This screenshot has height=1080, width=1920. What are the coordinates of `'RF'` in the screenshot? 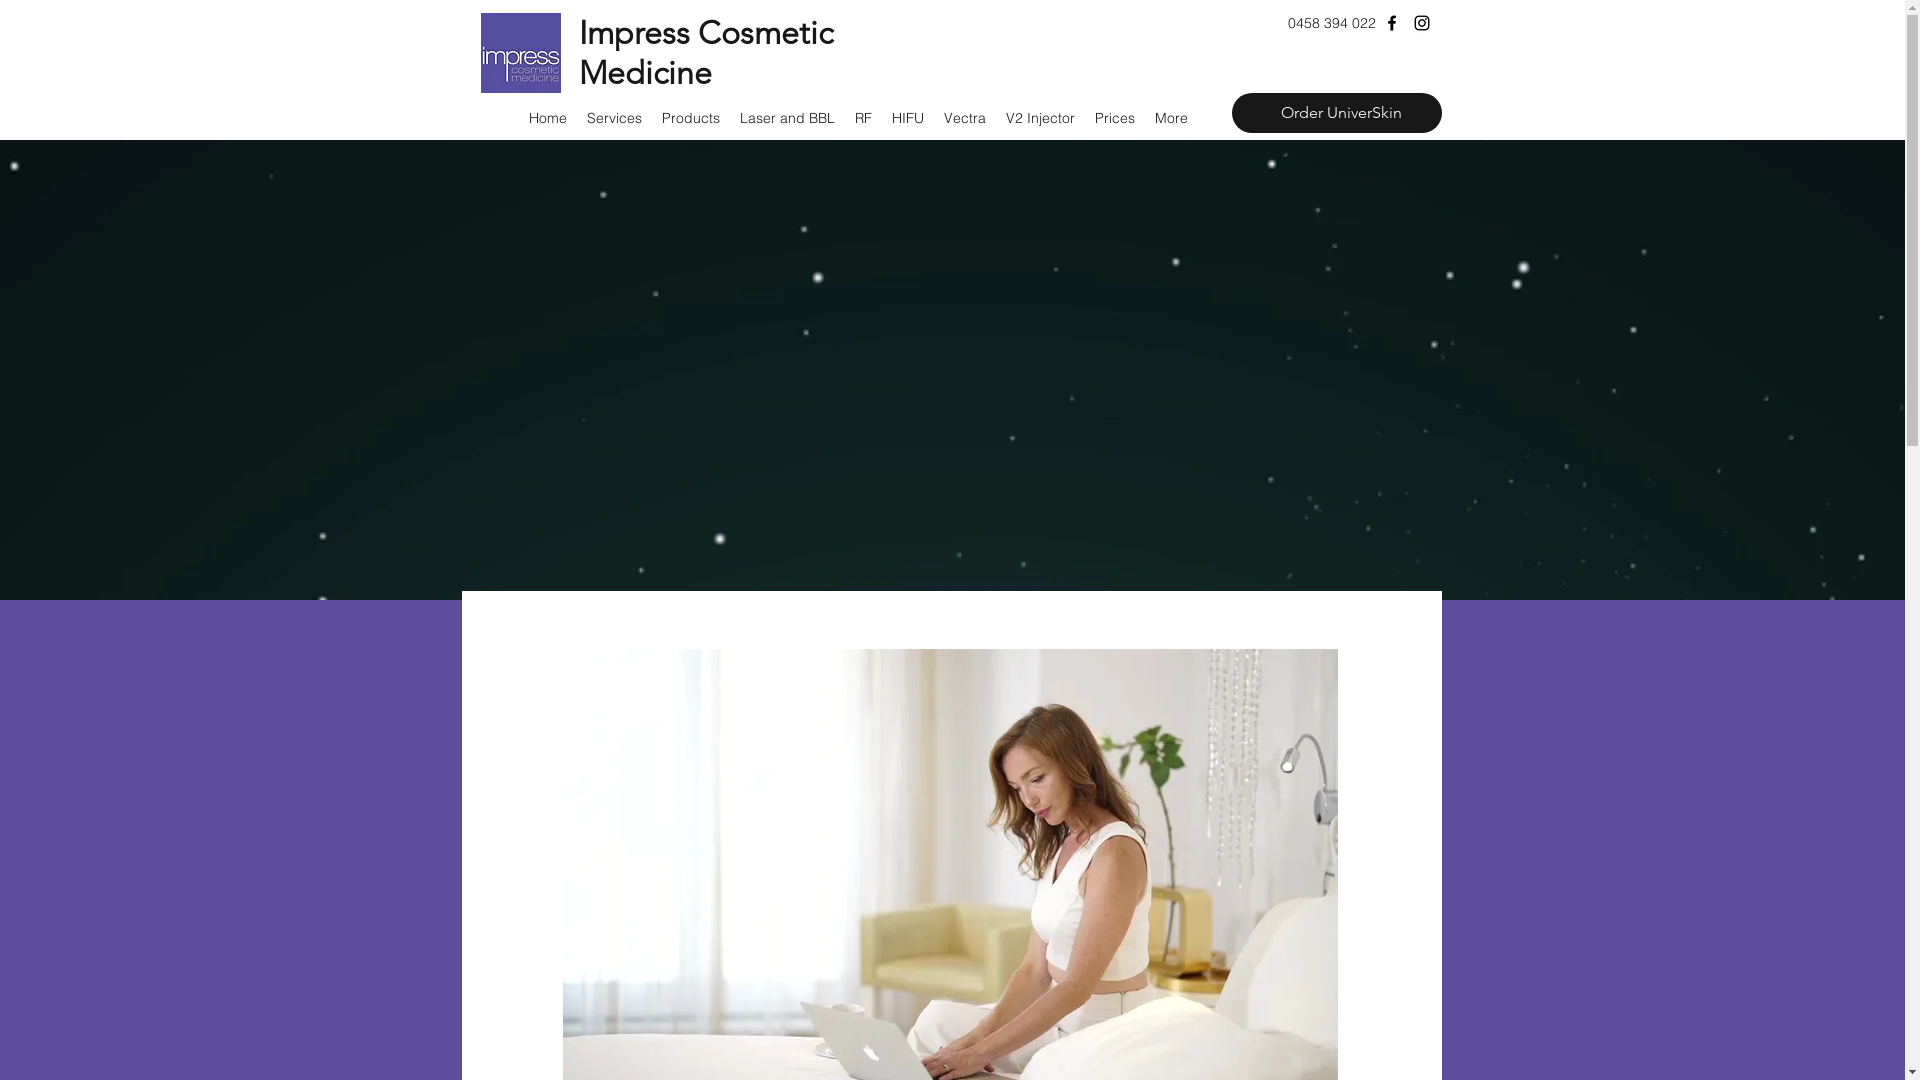 It's located at (862, 118).